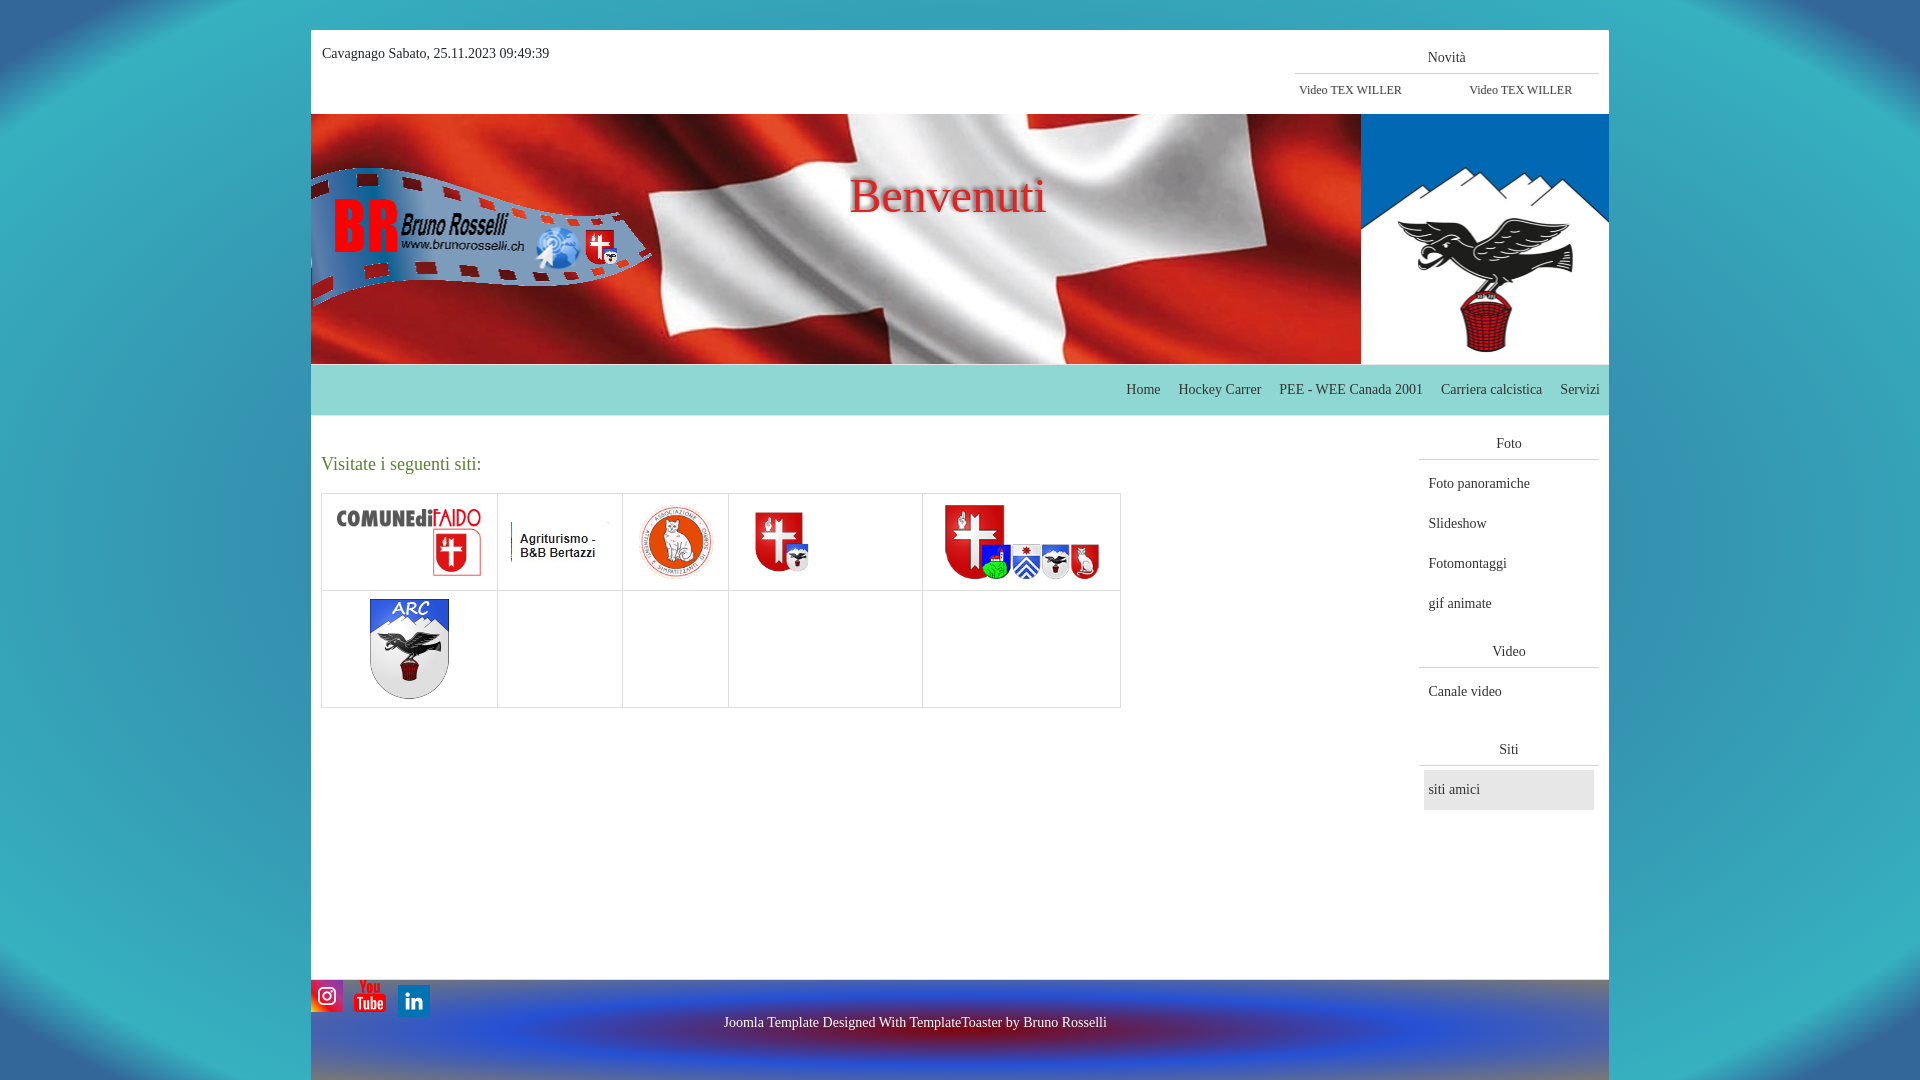  I want to click on 'Hockey Carrer', so click(1218, 389).